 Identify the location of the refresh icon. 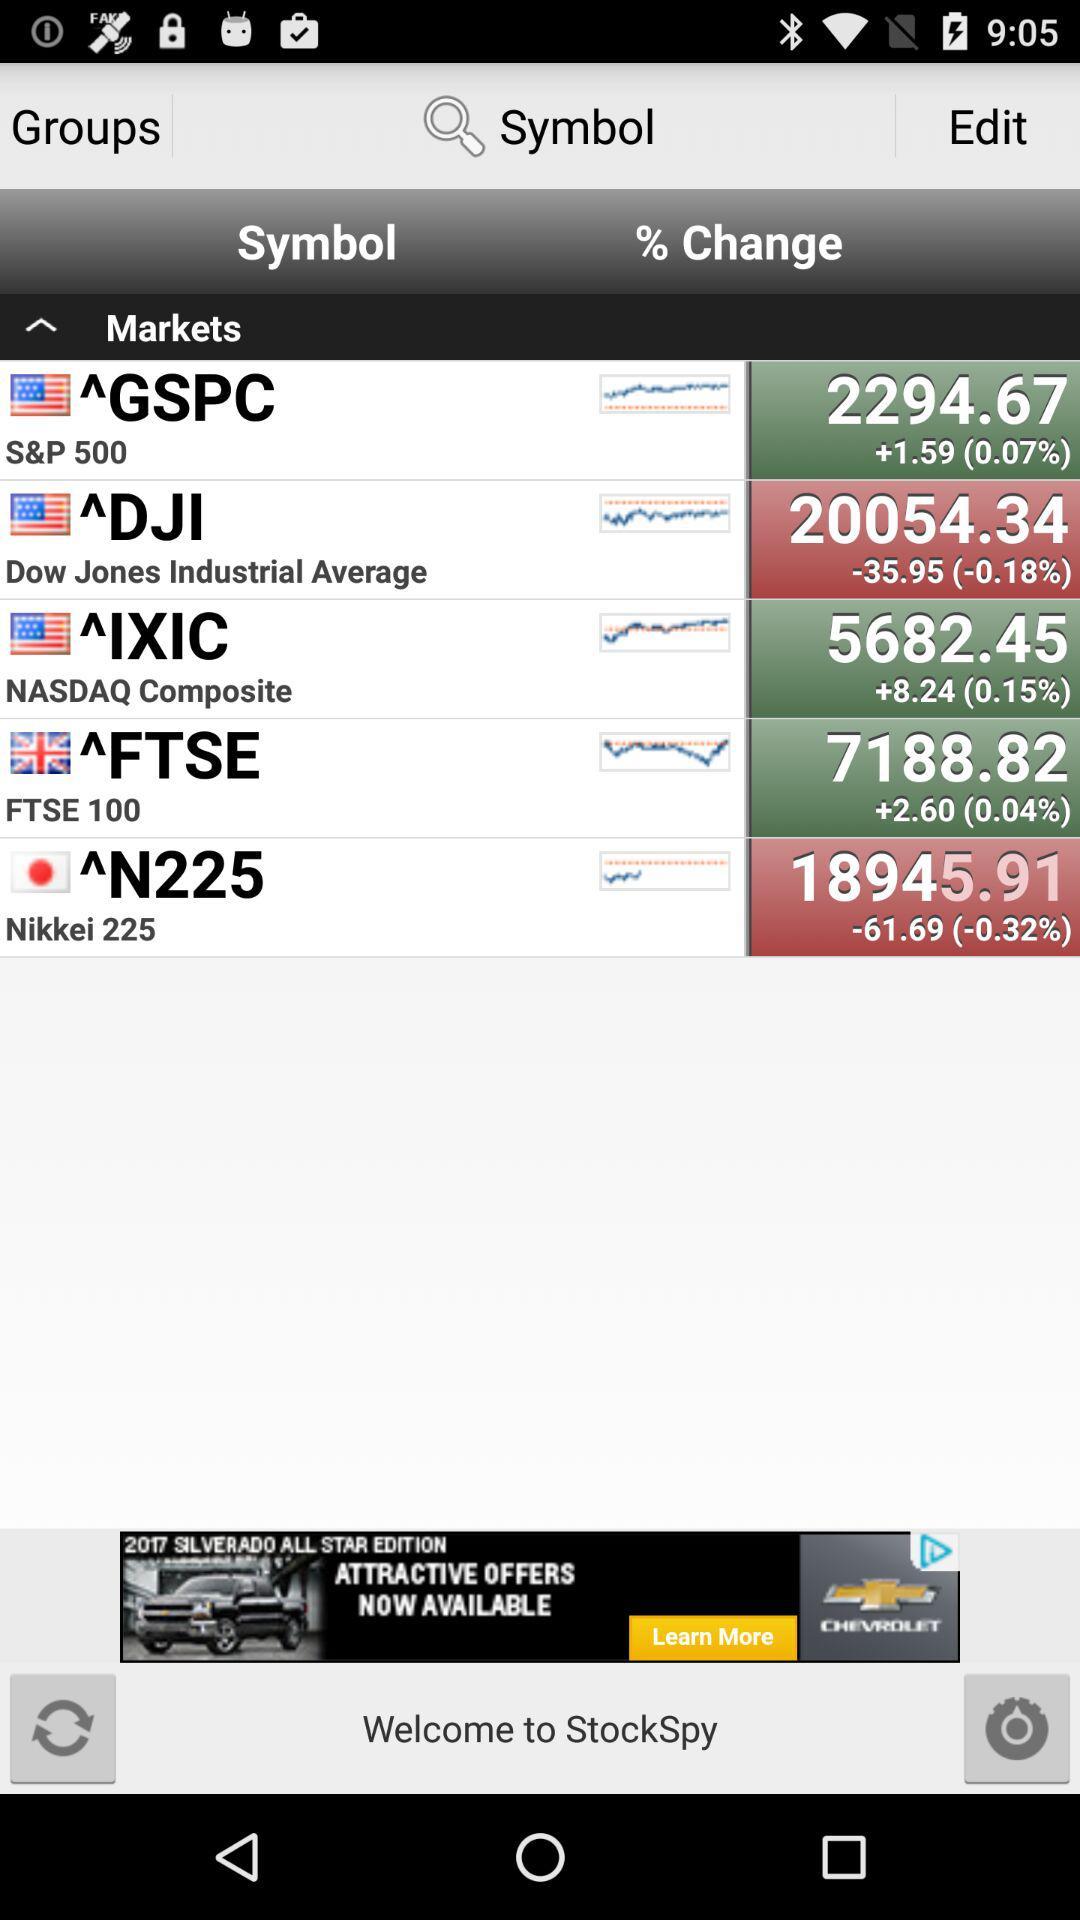
(61, 1848).